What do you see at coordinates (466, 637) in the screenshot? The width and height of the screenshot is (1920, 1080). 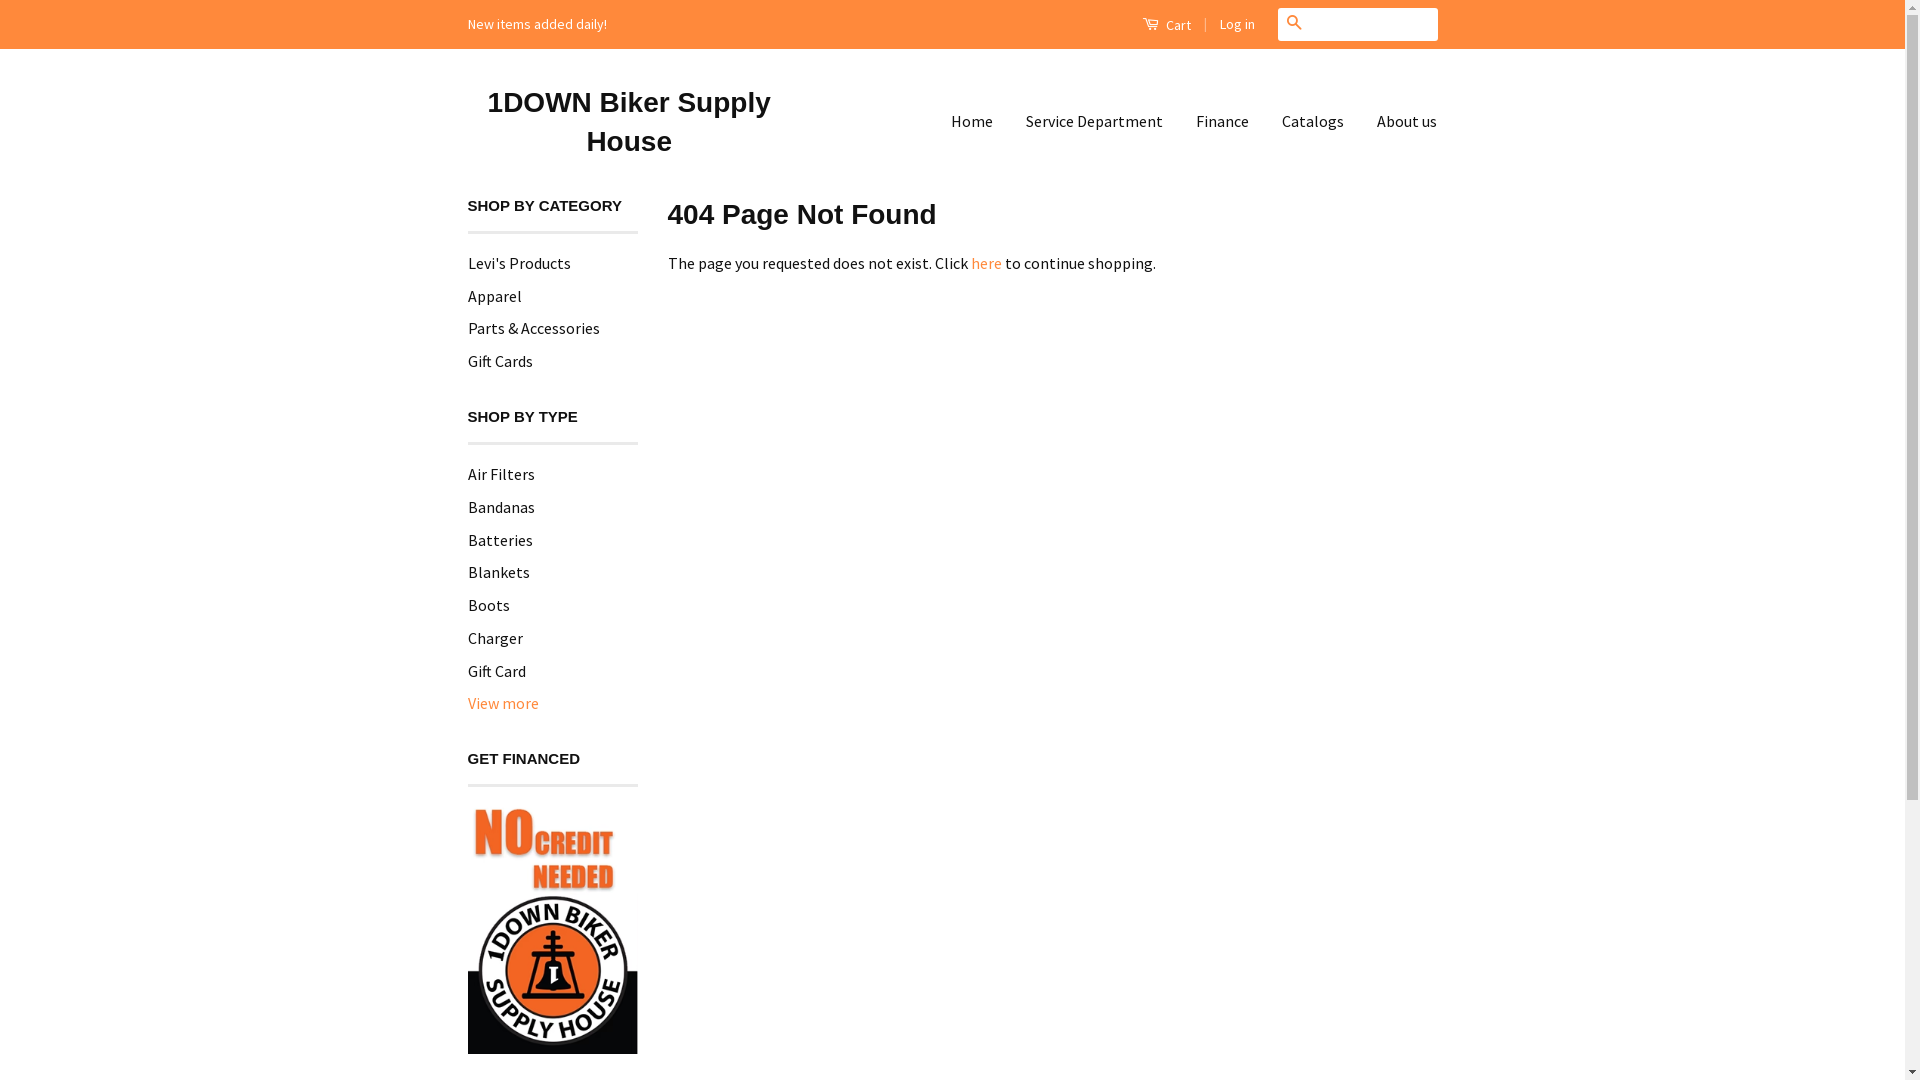 I see `'Charger'` at bounding box center [466, 637].